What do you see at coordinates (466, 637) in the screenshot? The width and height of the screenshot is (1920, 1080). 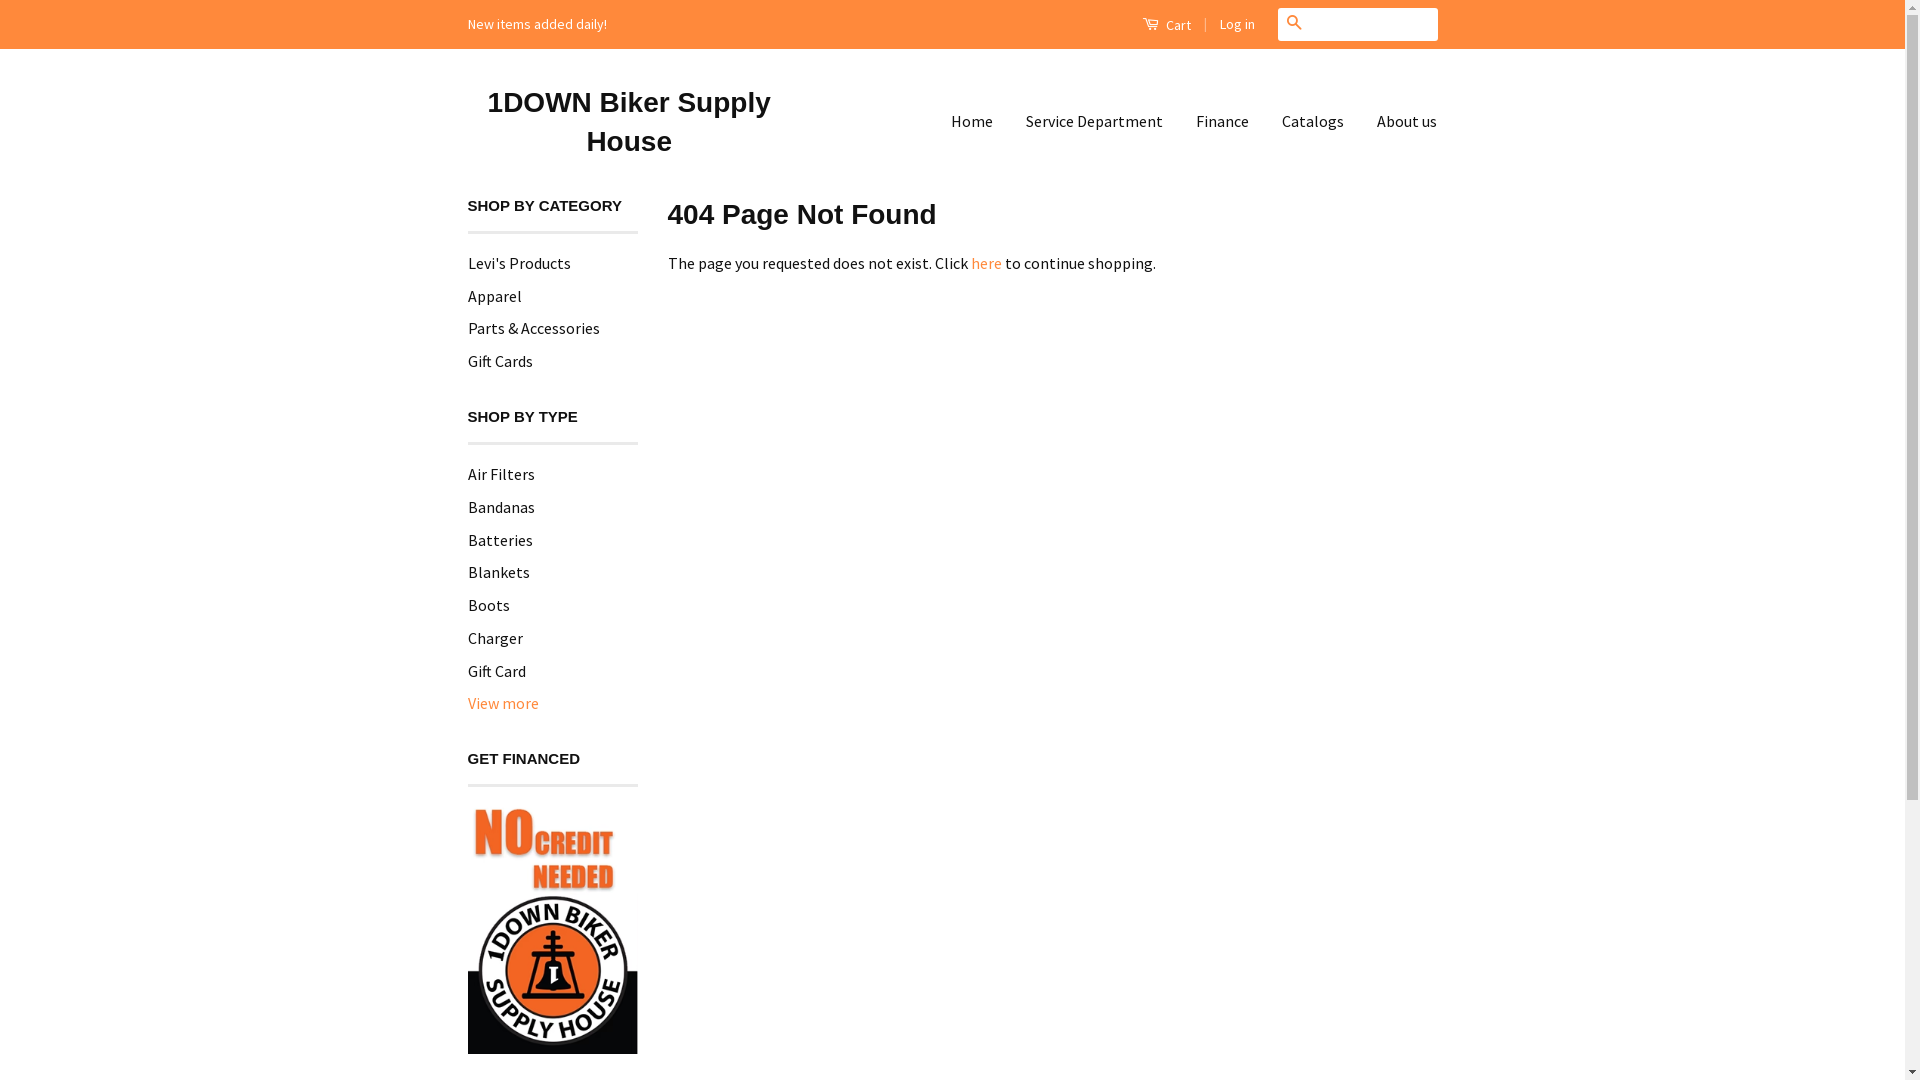 I see `'Charger'` at bounding box center [466, 637].